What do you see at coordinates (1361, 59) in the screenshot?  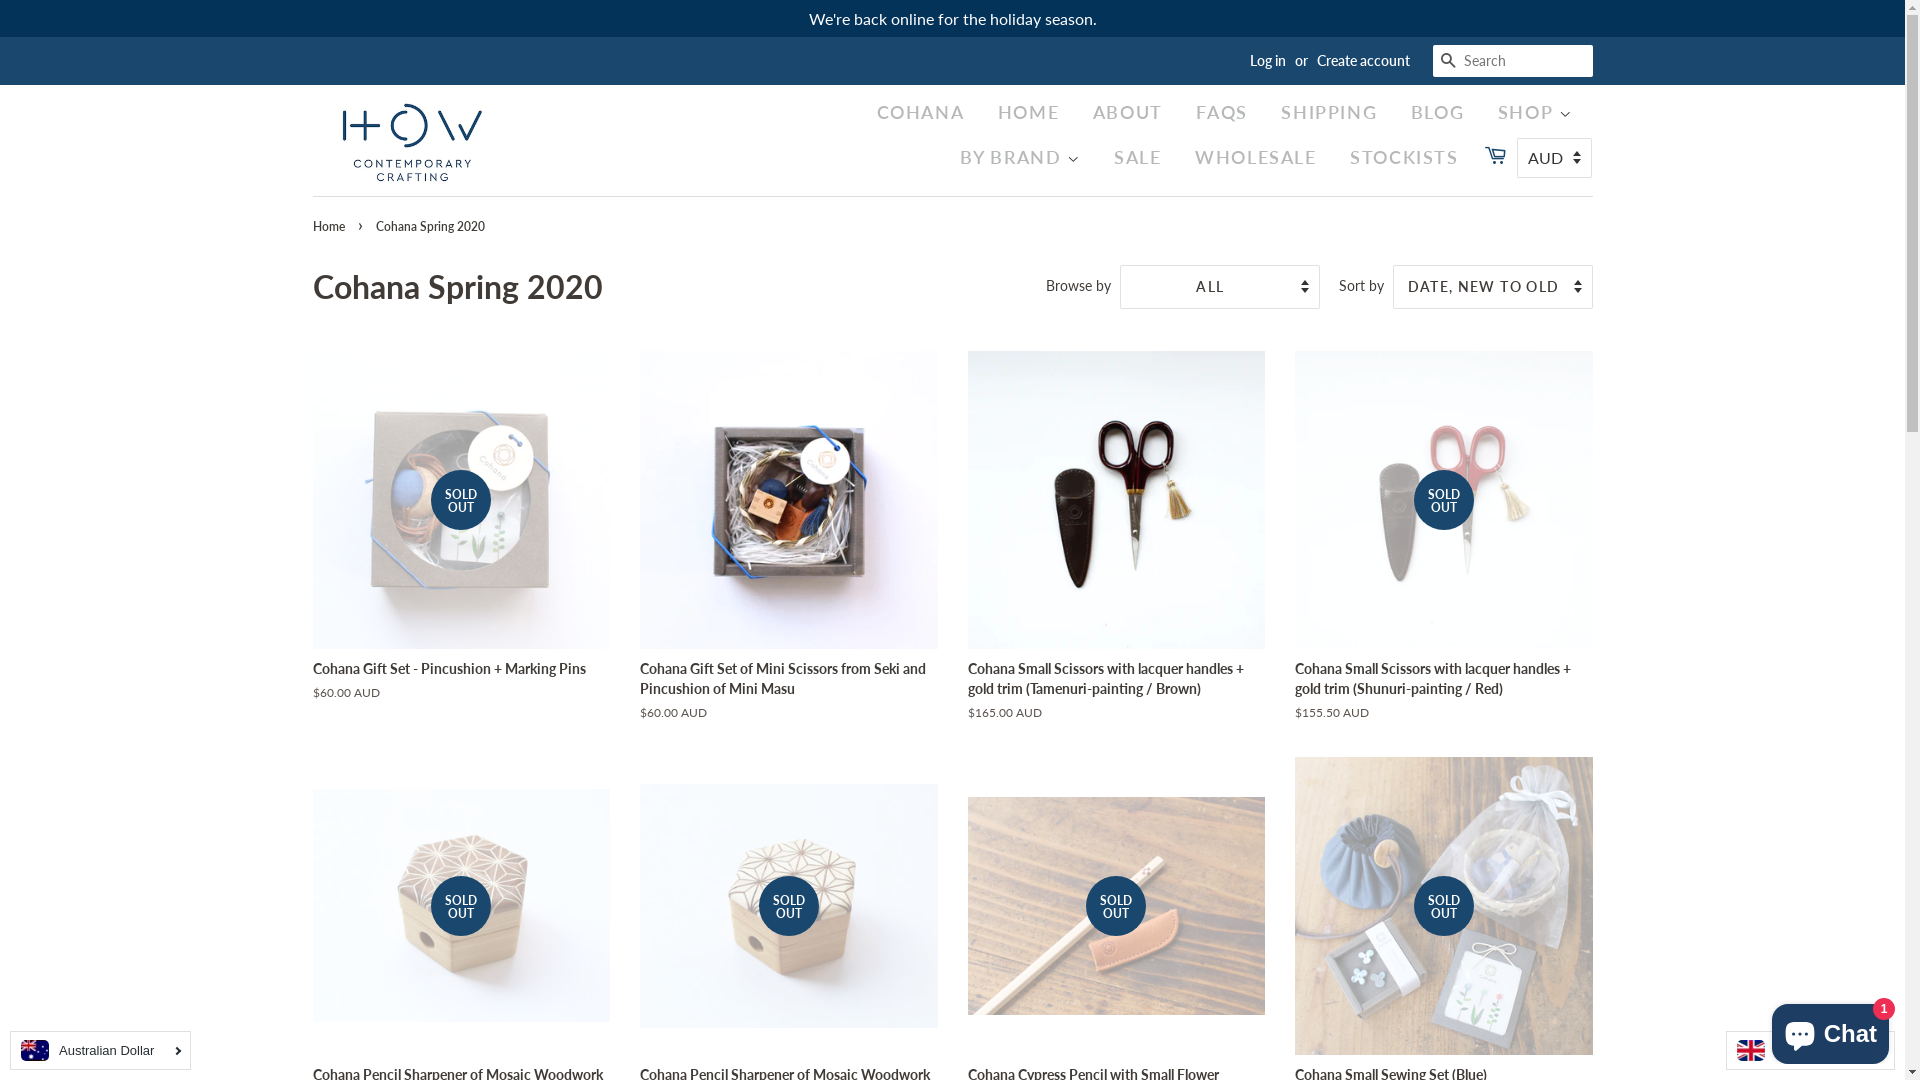 I see `'Create account'` at bounding box center [1361, 59].